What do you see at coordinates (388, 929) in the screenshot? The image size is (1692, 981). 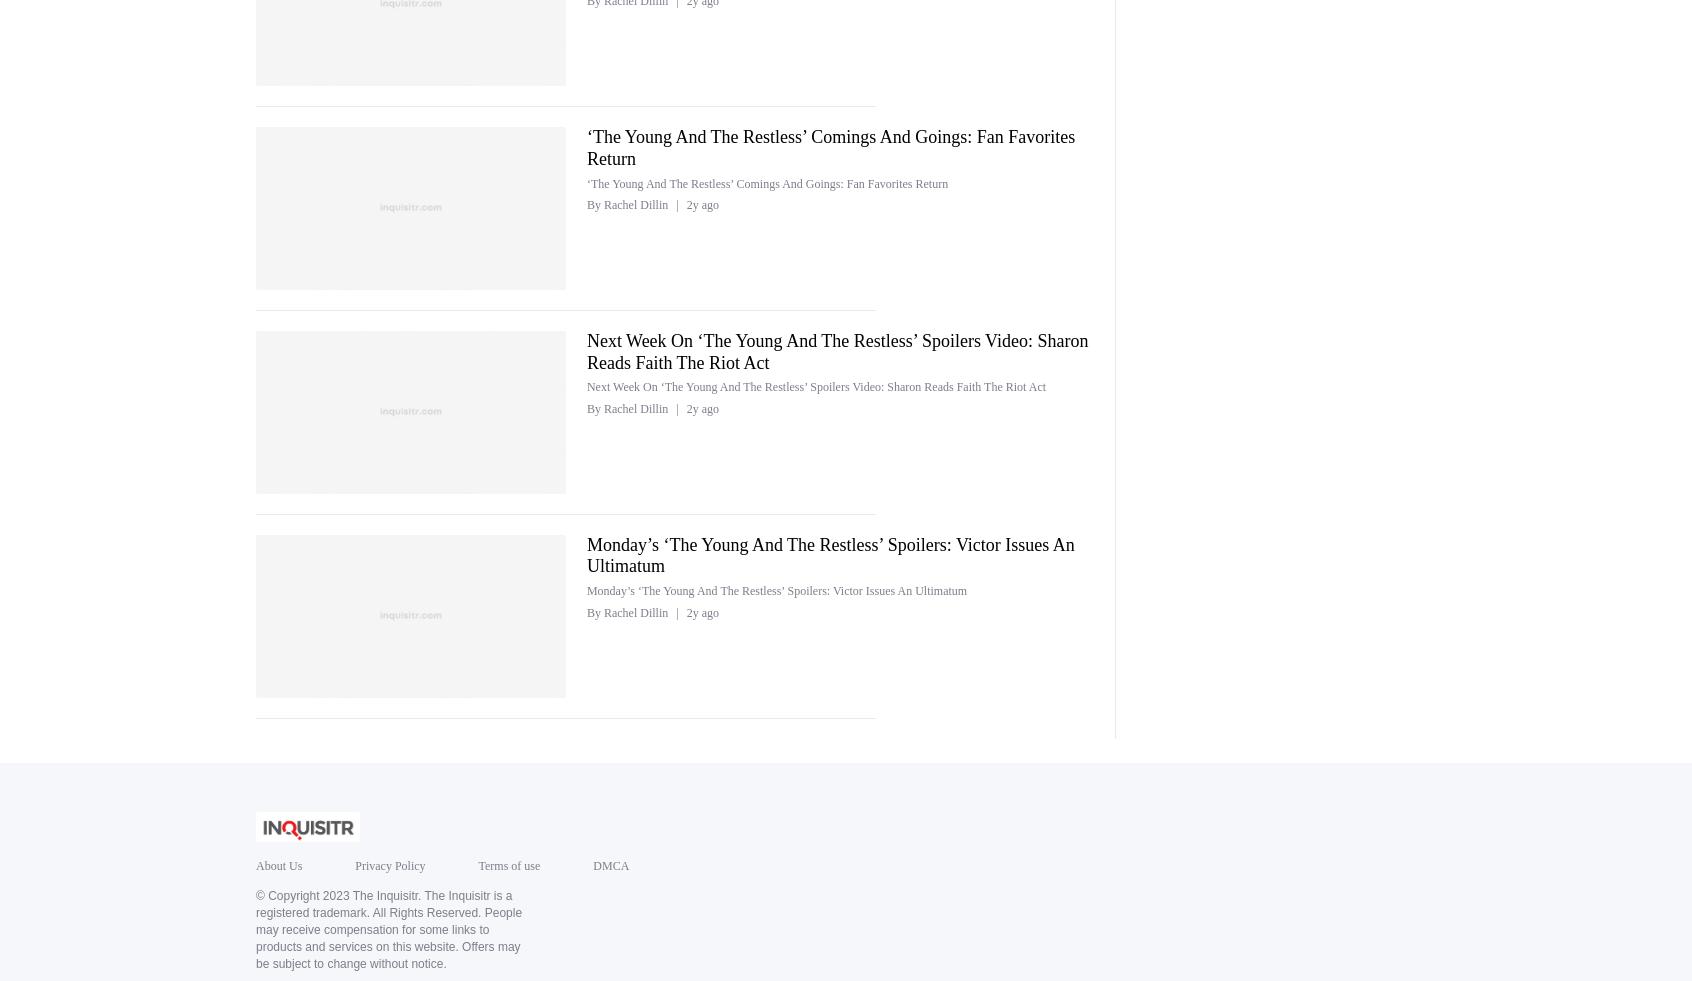 I see `'© Copyright 2023 The Inquisitr. The Inquisitr is a registered trademark. All Rights Reserved. People may receive compensation for some links to products and services on this website. Offers may be subject to change without notice.'` at bounding box center [388, 929].